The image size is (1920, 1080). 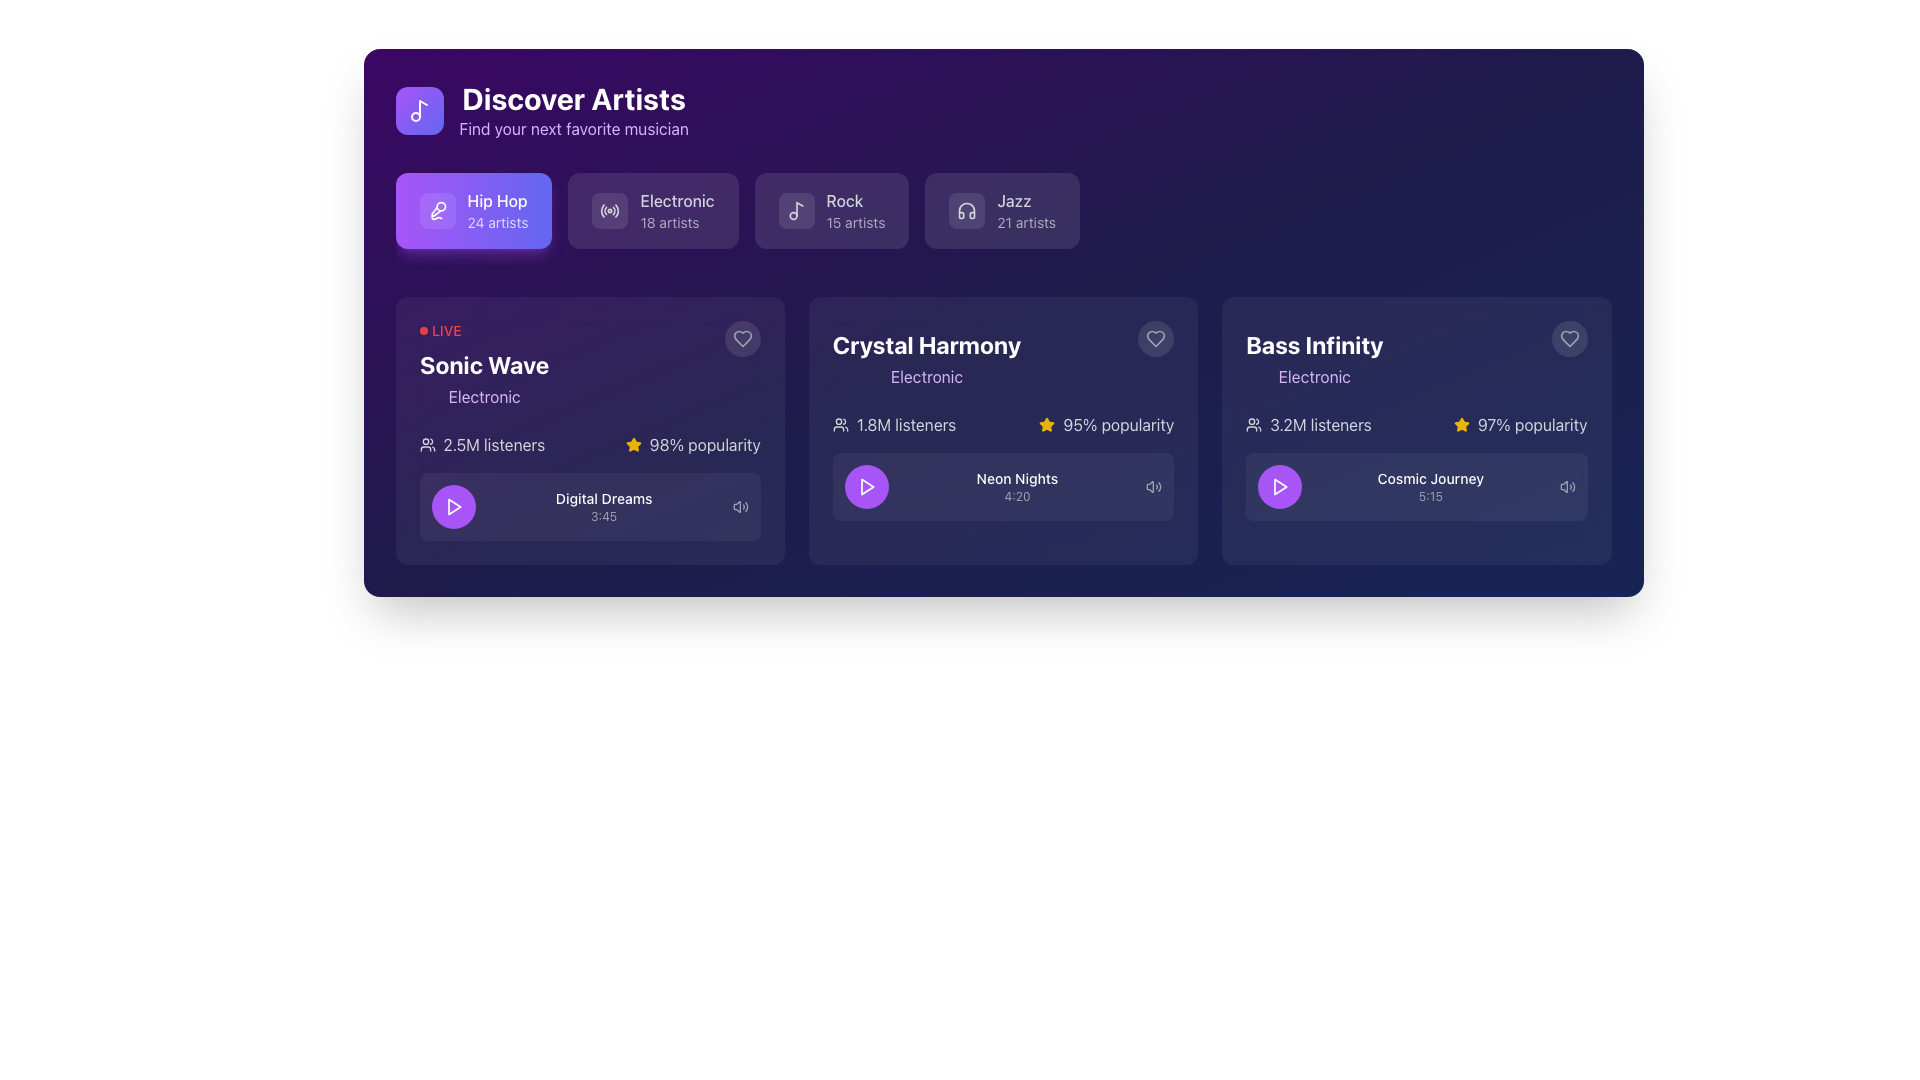 I want to click on the Text Label that serves as a title or heading indicating the purpose or theme of the section related to exploring artists or musicians, so click(x=573, y=99).